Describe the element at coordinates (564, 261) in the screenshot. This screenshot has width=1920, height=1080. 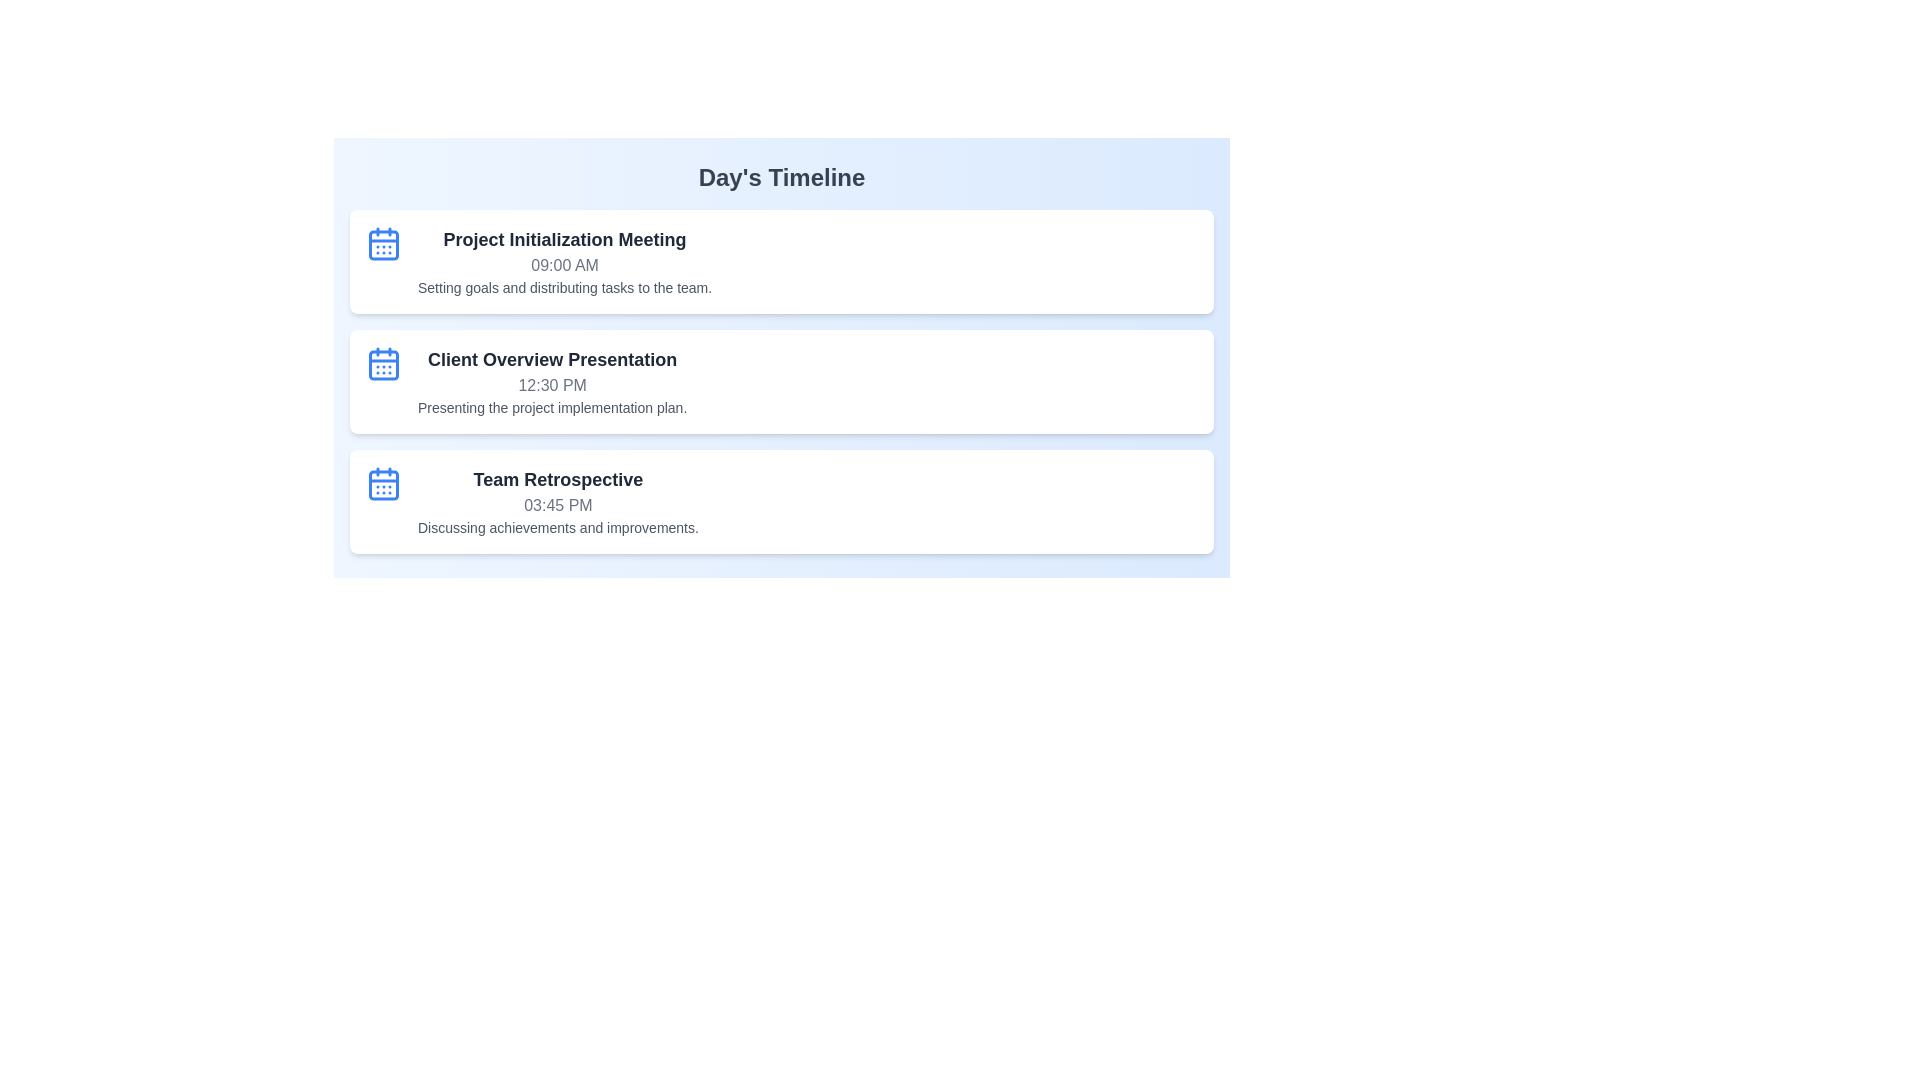
I see `text from the event entry in the schedule or timeline, located at the top of the event list beneath 'Day's Timeline'. This is the first card in the list` at that location.